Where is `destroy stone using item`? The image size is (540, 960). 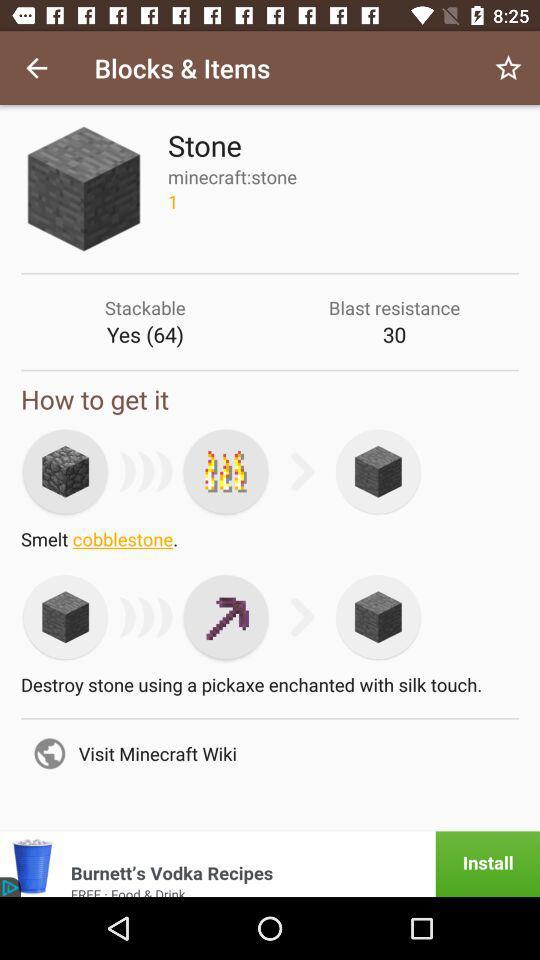
destroy stone using item is located at coordinates (270, 690).